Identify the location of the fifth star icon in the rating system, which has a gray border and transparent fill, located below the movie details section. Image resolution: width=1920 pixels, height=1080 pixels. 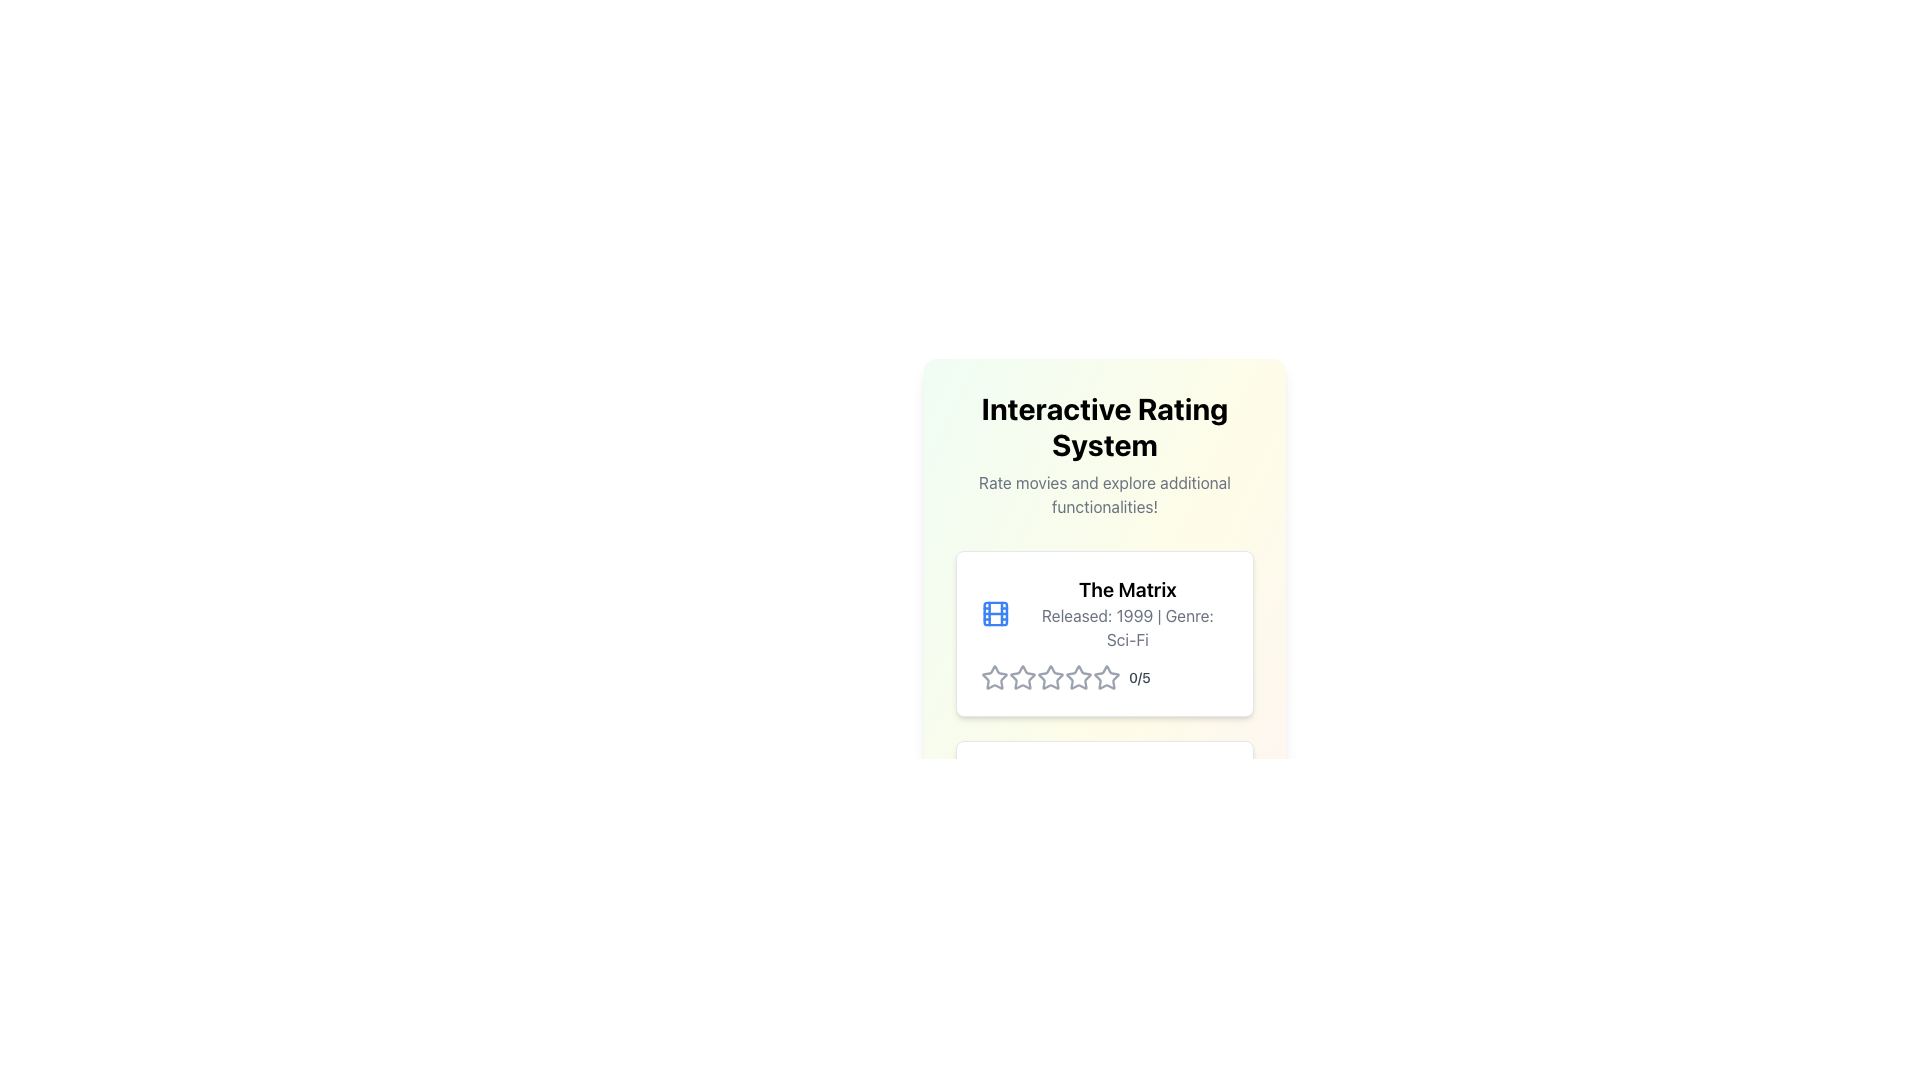
(1078, 677).